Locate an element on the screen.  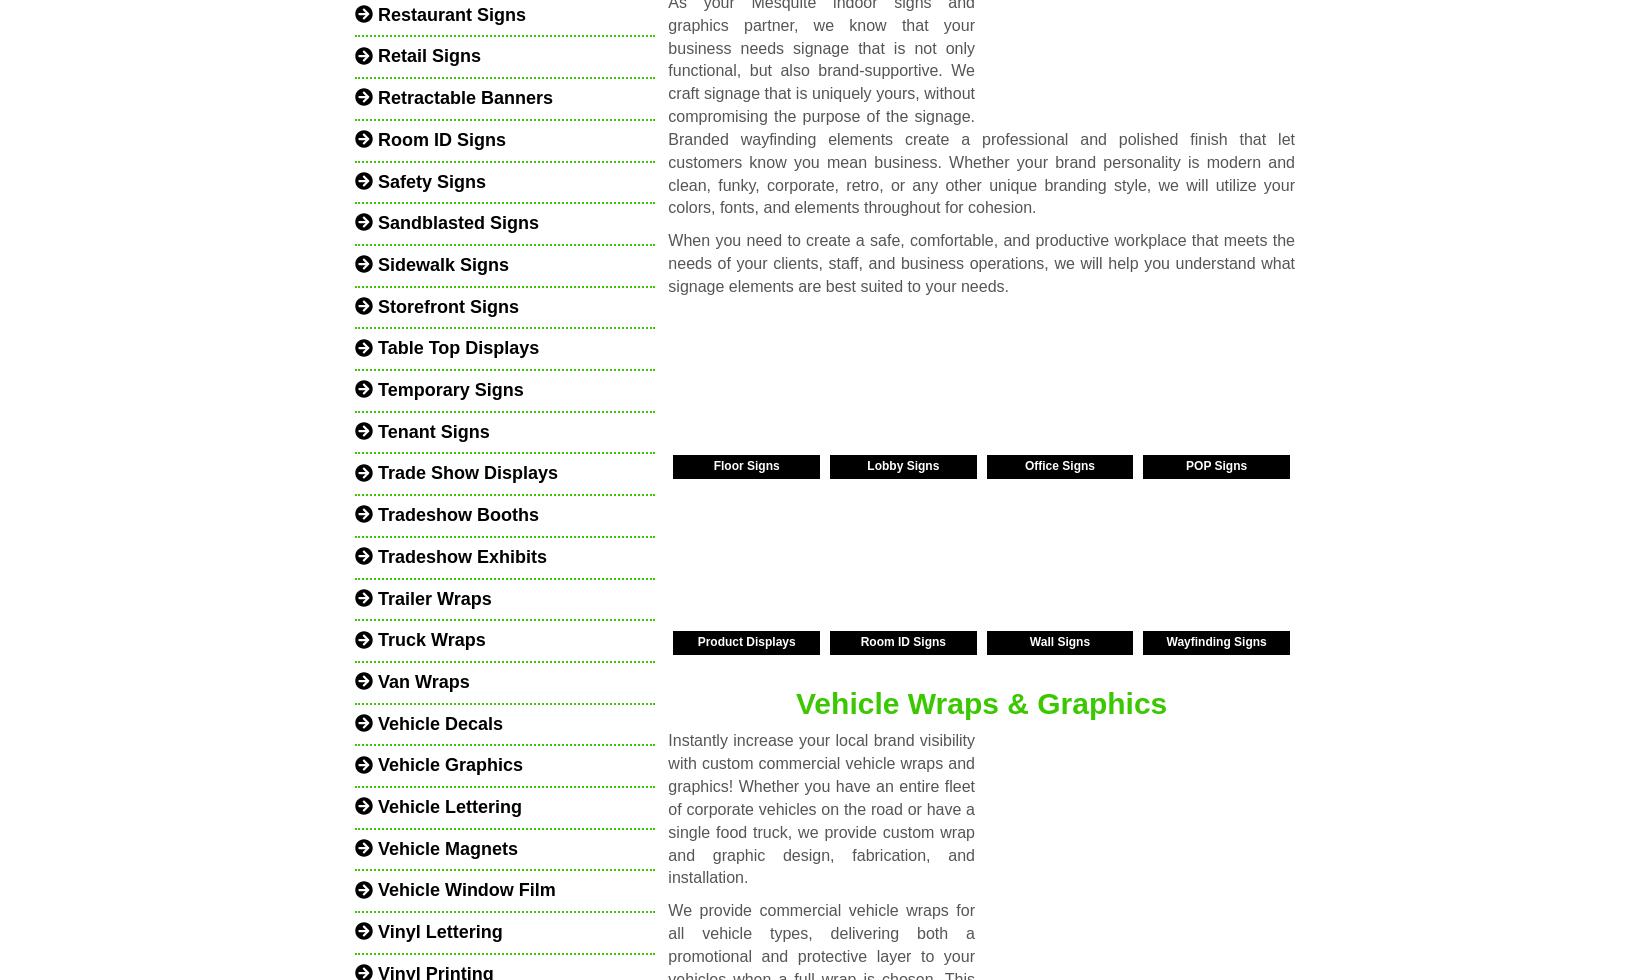
'Table Top Displays' is located at coordinates (373, 347).